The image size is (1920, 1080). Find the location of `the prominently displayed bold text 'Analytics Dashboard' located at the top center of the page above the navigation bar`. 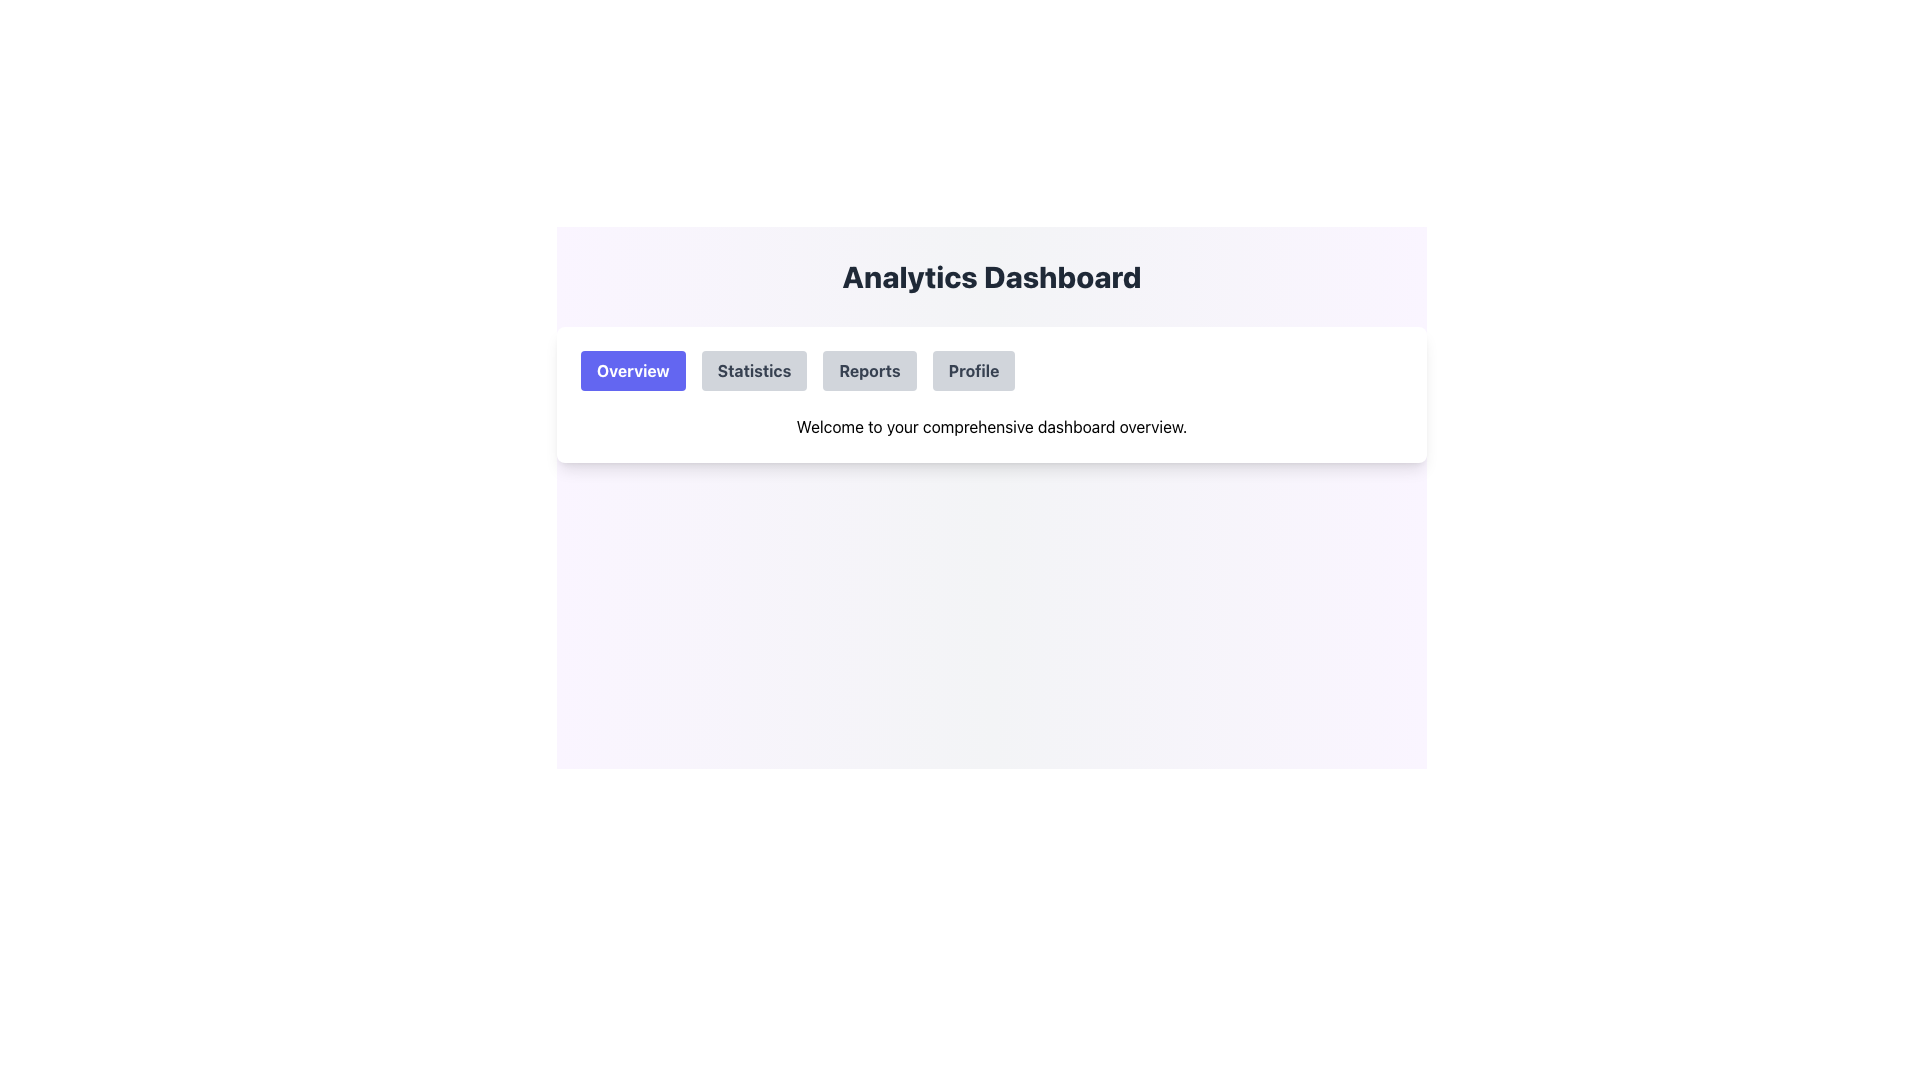

the prominently displayed bold text 'Analytics Dashboard' located at the top center of the page above the navigation bar is located at coordinates (992, 277).